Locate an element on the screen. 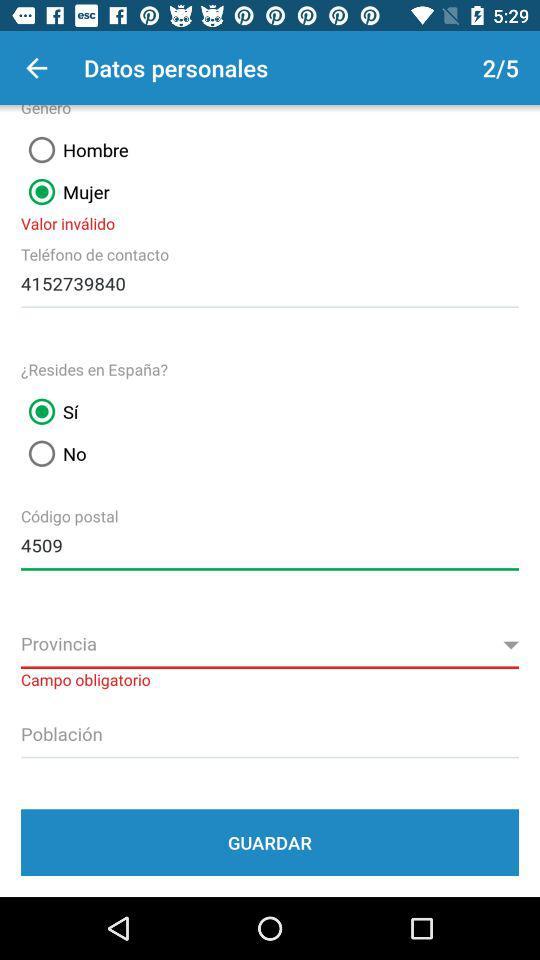  move to the text telefono de contacto 4152739840 is located at coordinates (270, 279).